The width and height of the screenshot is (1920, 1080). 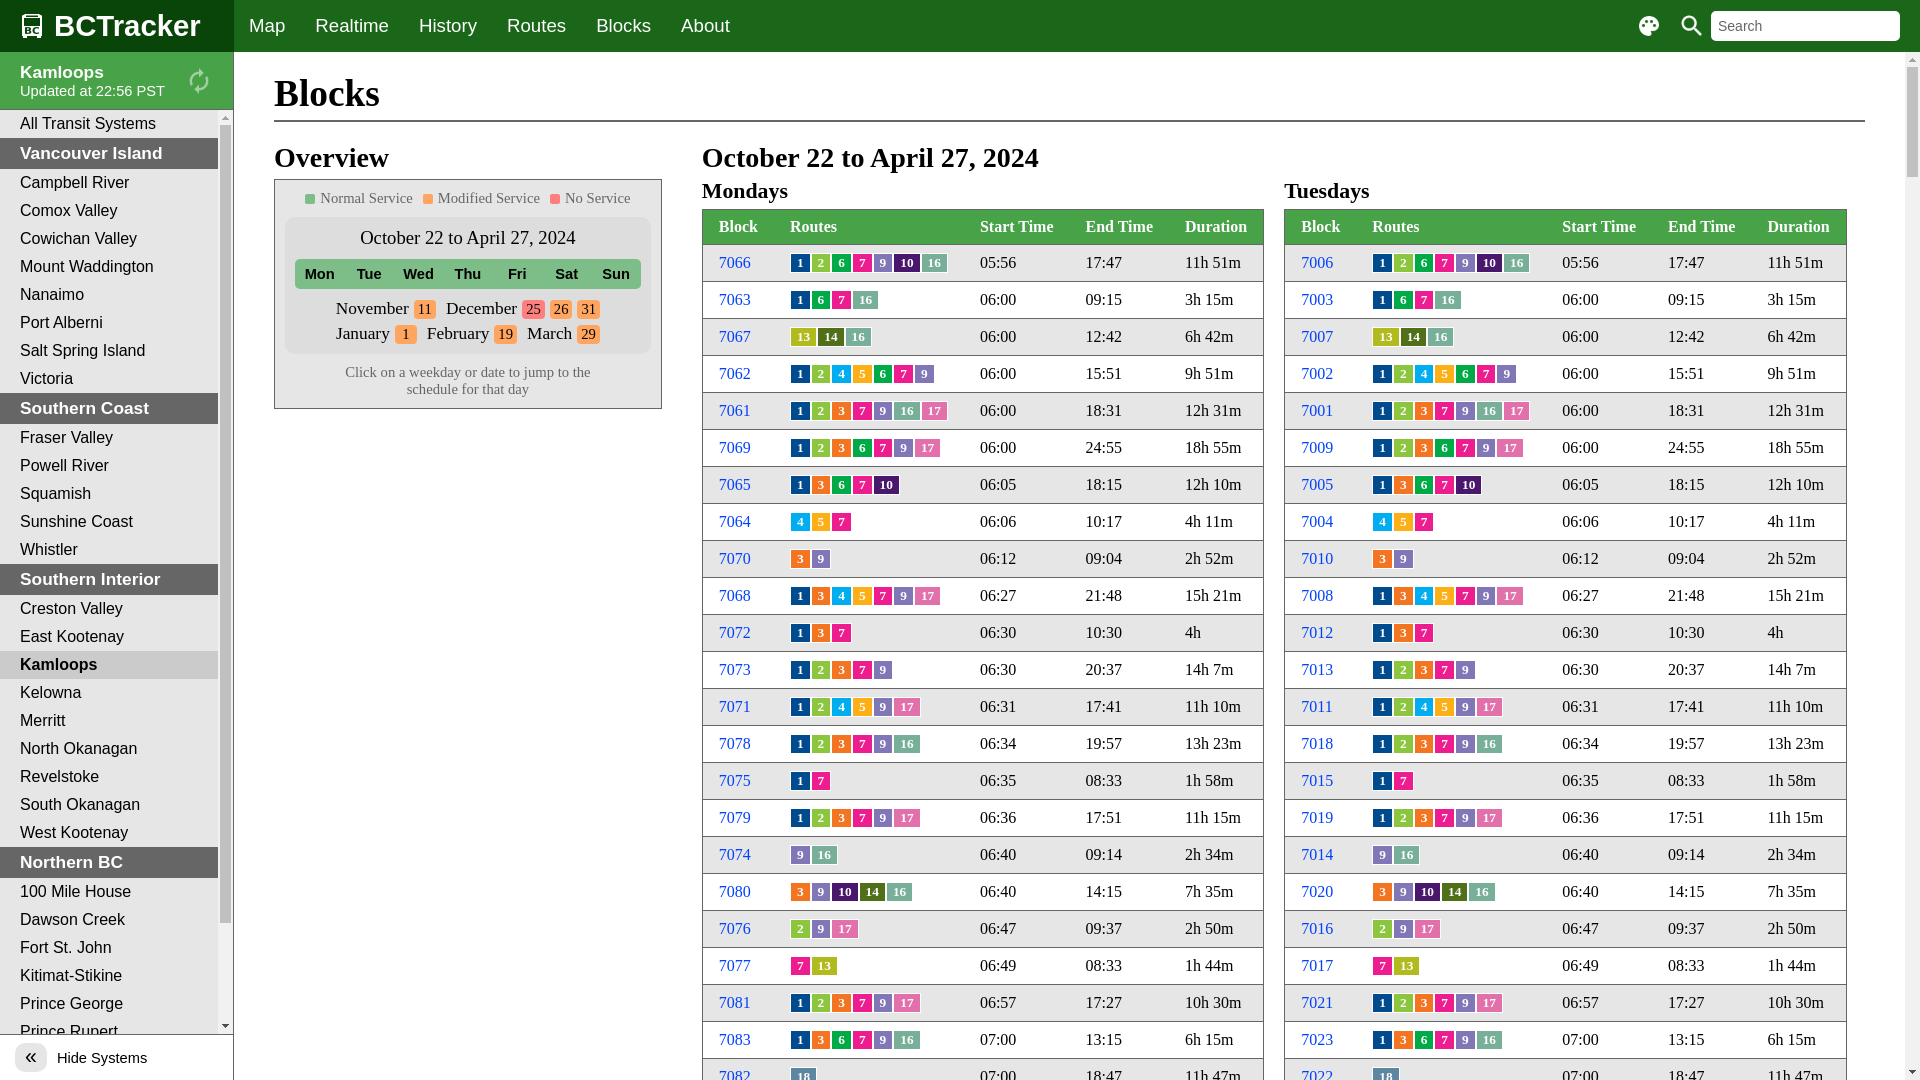 What do you see at coordinates (108, 550) in the screenshot?
I see `'Whistler'` at bounding box center [108, 550].